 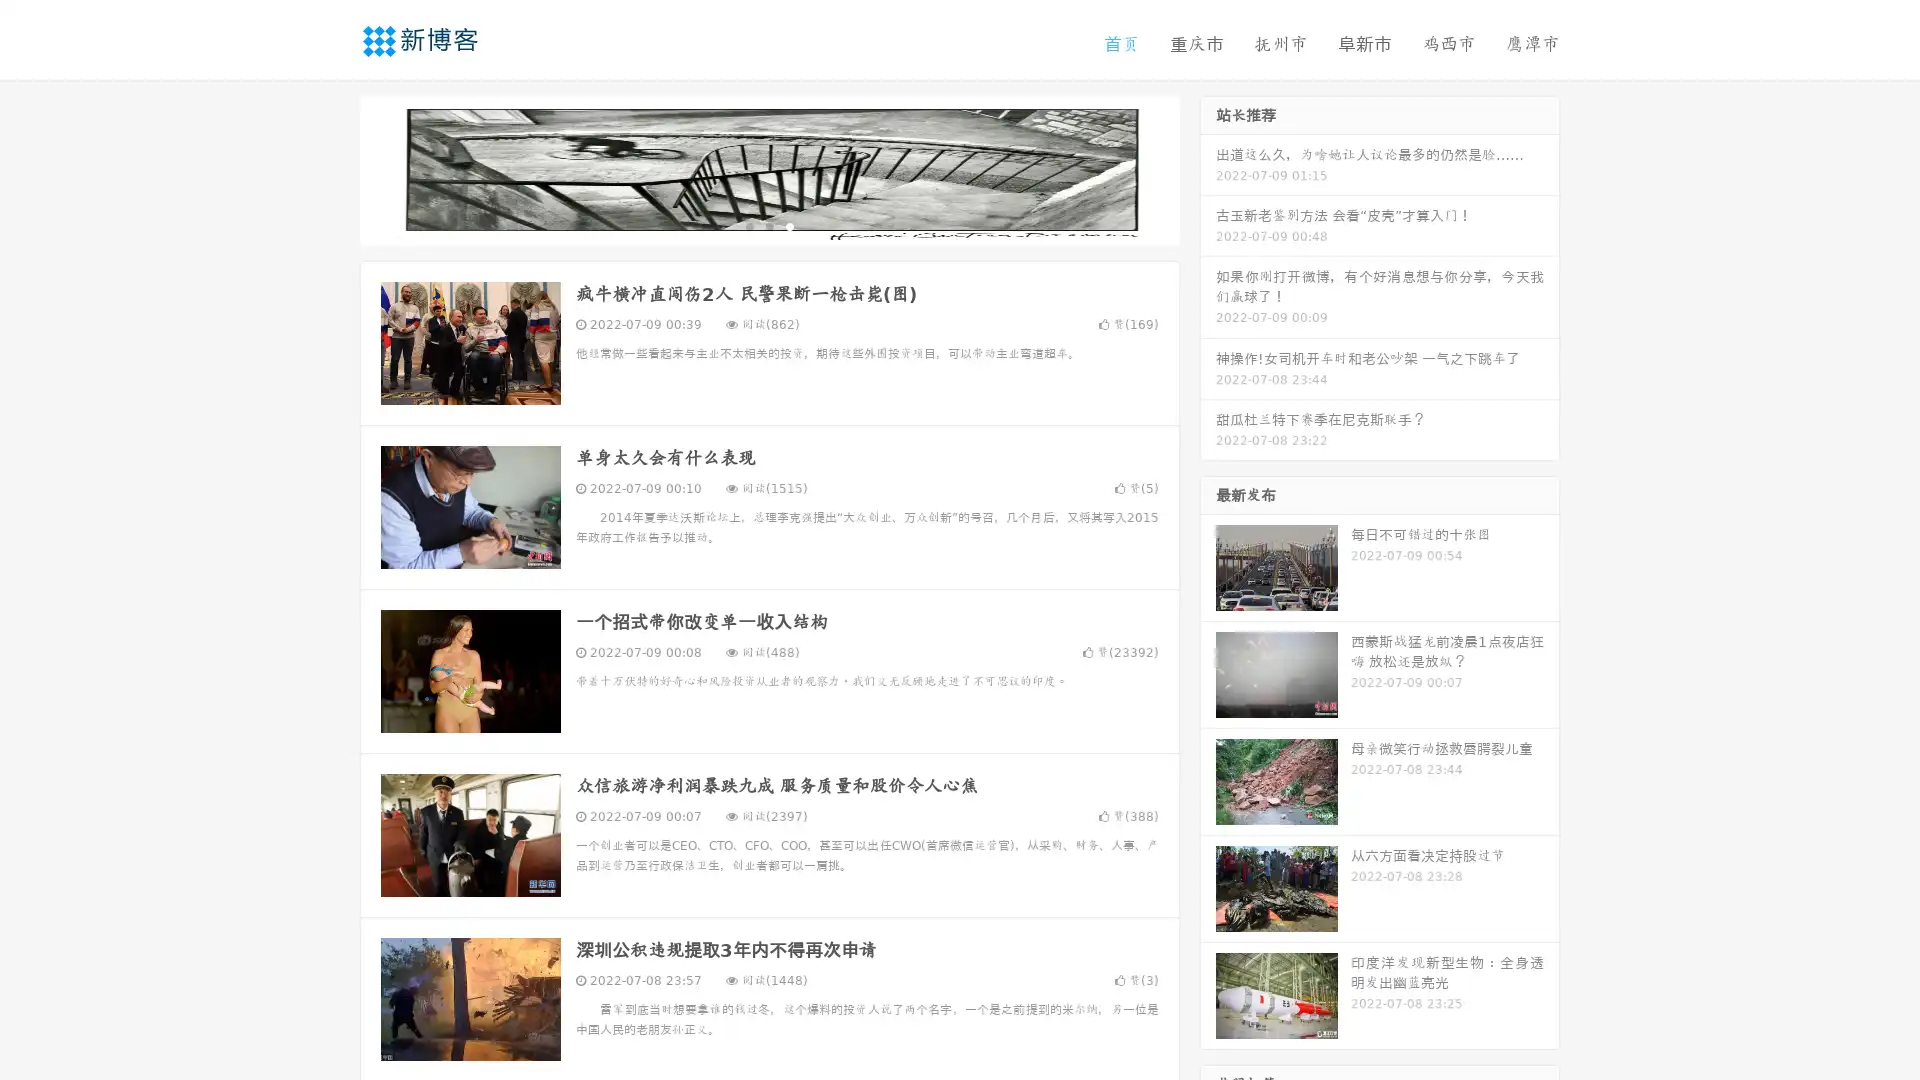 I want to click on Next slide, so click(x=1208, y=168).